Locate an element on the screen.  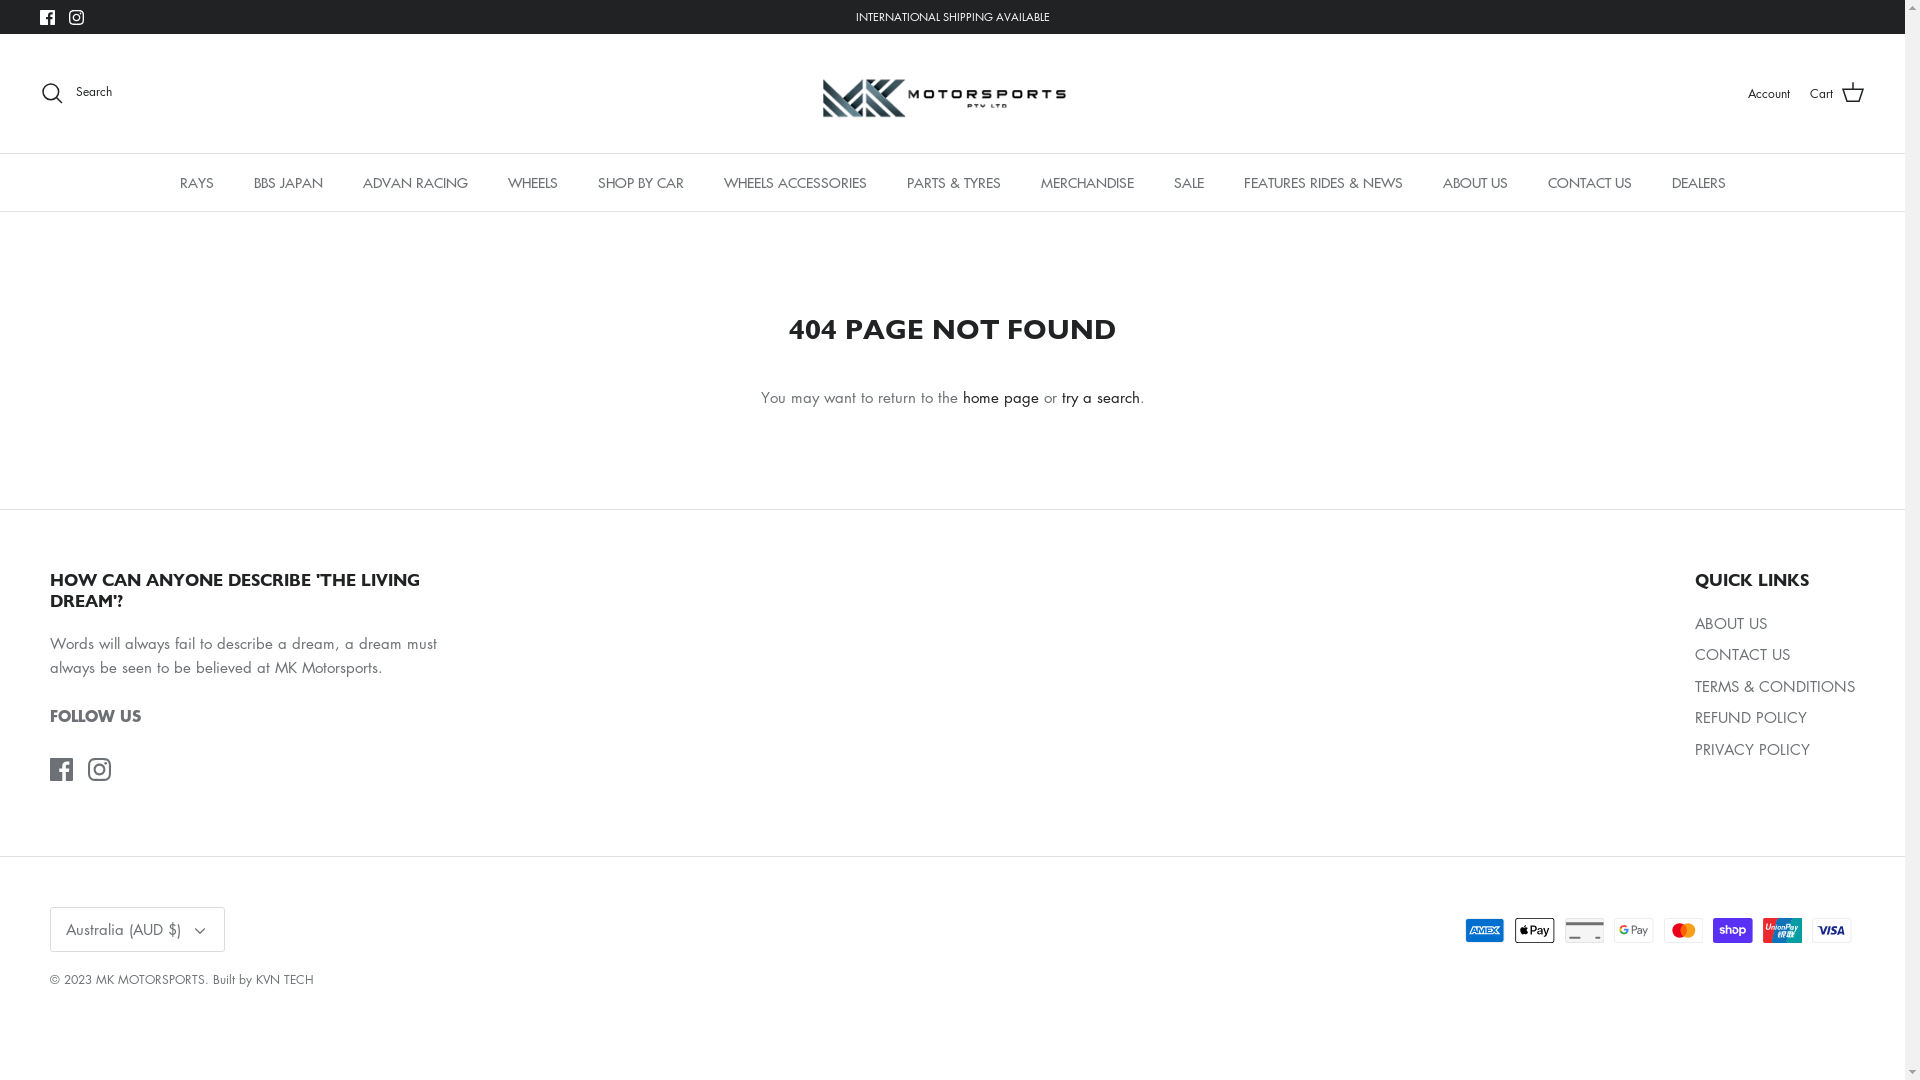
'Search' is located at coordinates (76, 92).